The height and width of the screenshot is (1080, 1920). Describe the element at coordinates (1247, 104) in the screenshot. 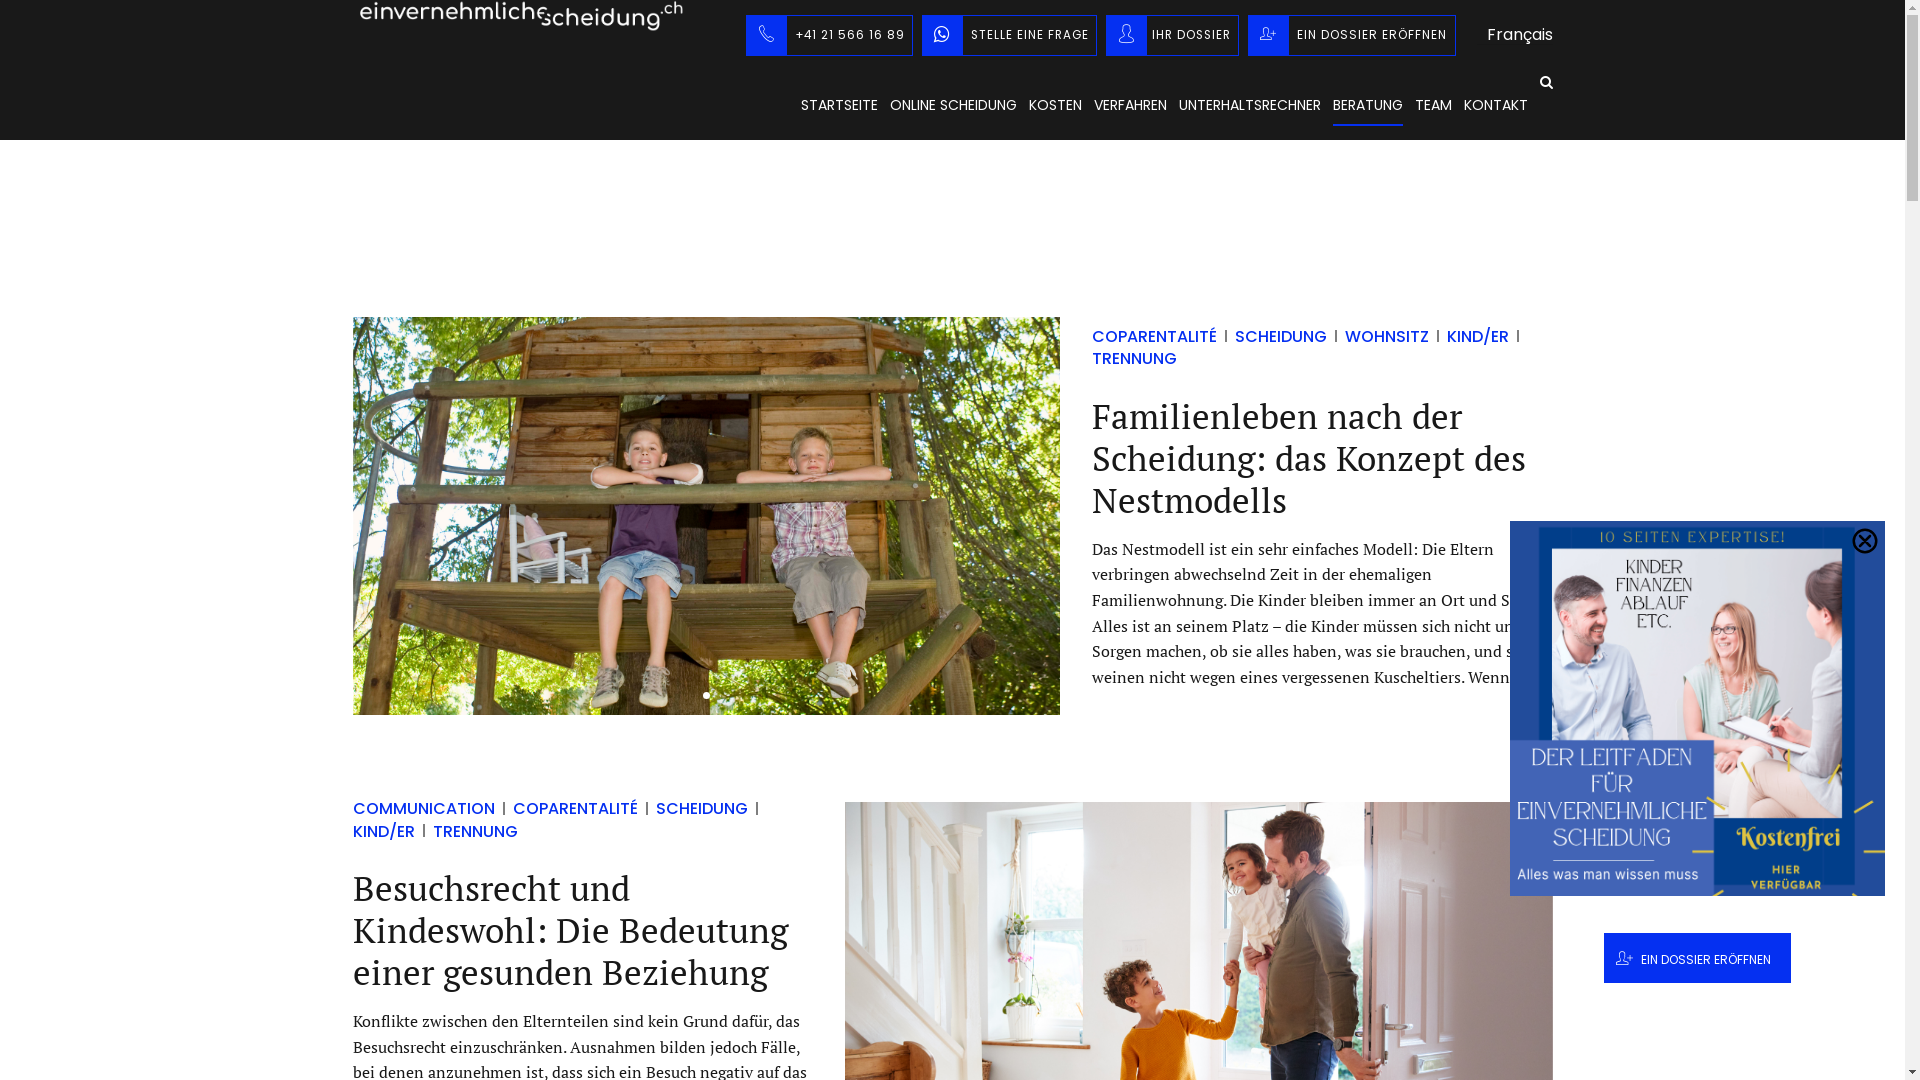

I see `'UNTERHALTSRECHNER'` at that location.